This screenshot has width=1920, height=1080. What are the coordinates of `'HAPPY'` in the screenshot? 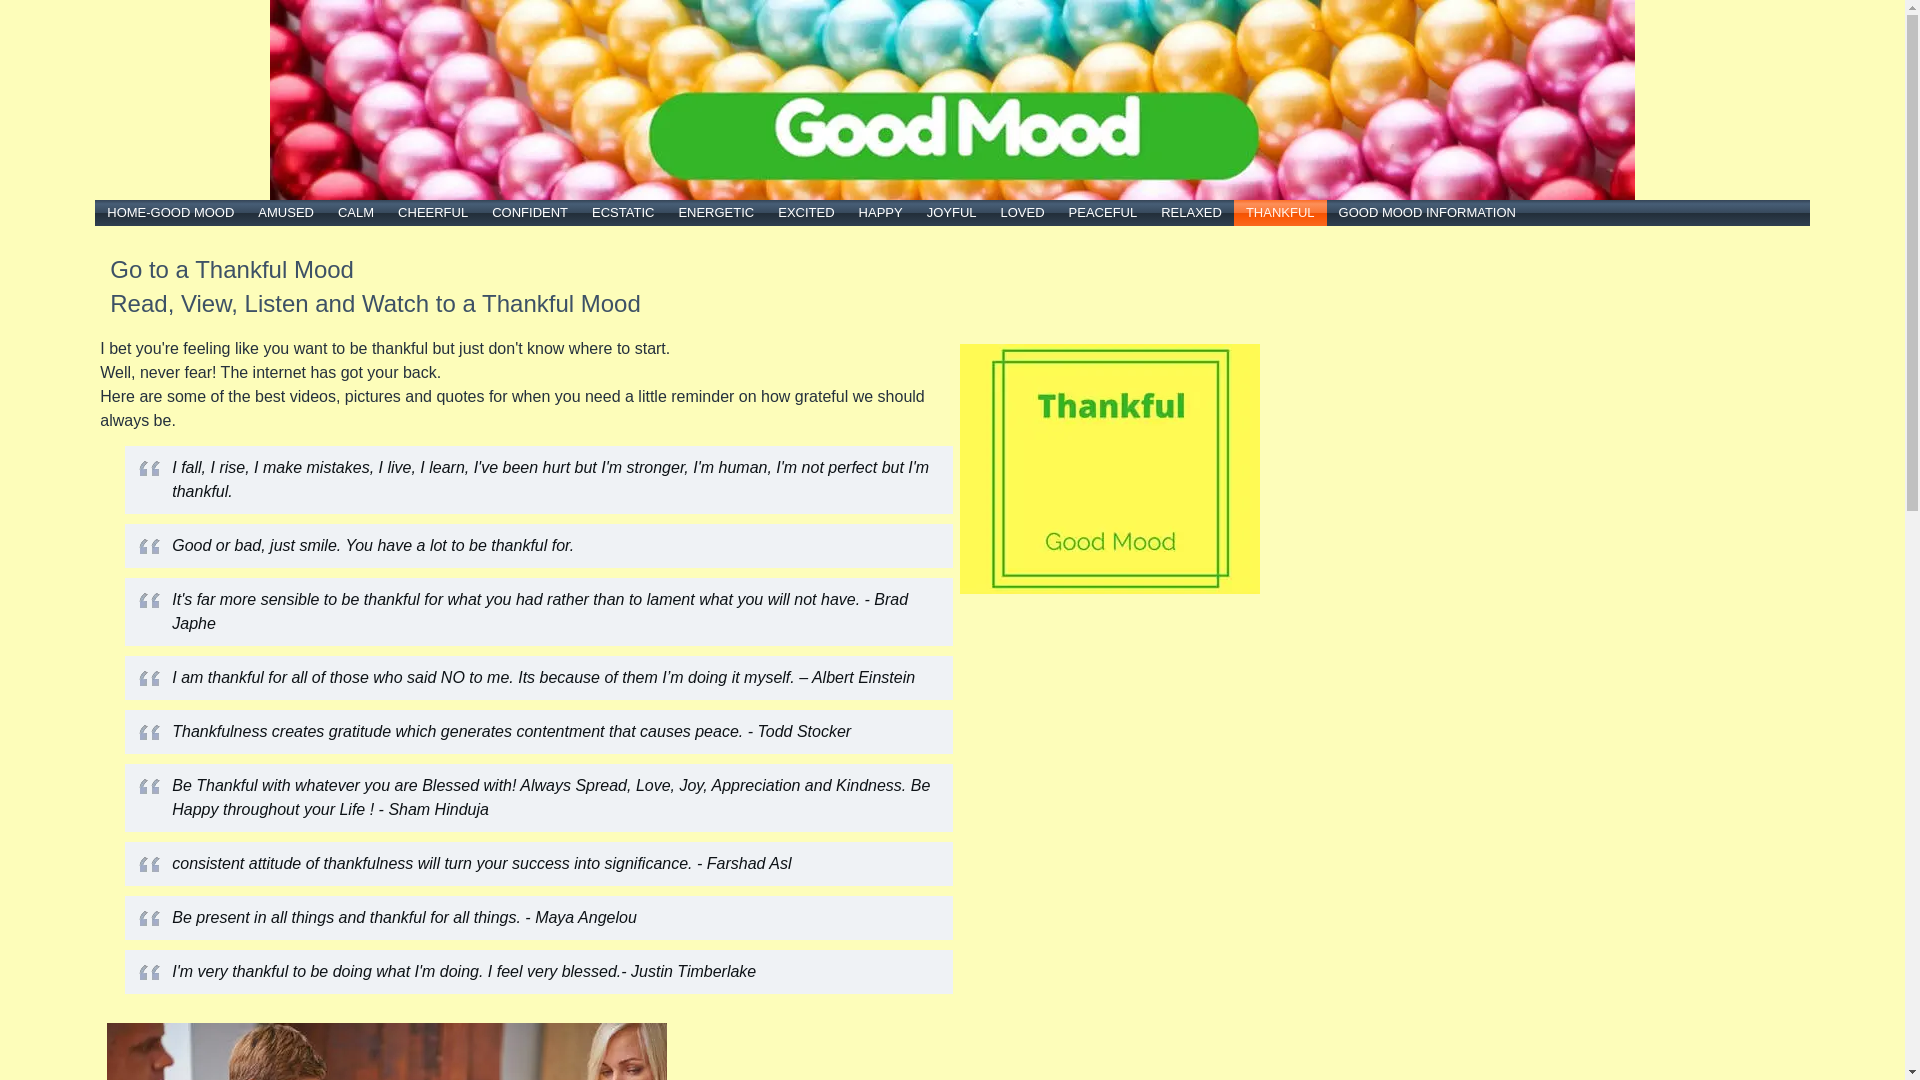 It's located at (880, 212).